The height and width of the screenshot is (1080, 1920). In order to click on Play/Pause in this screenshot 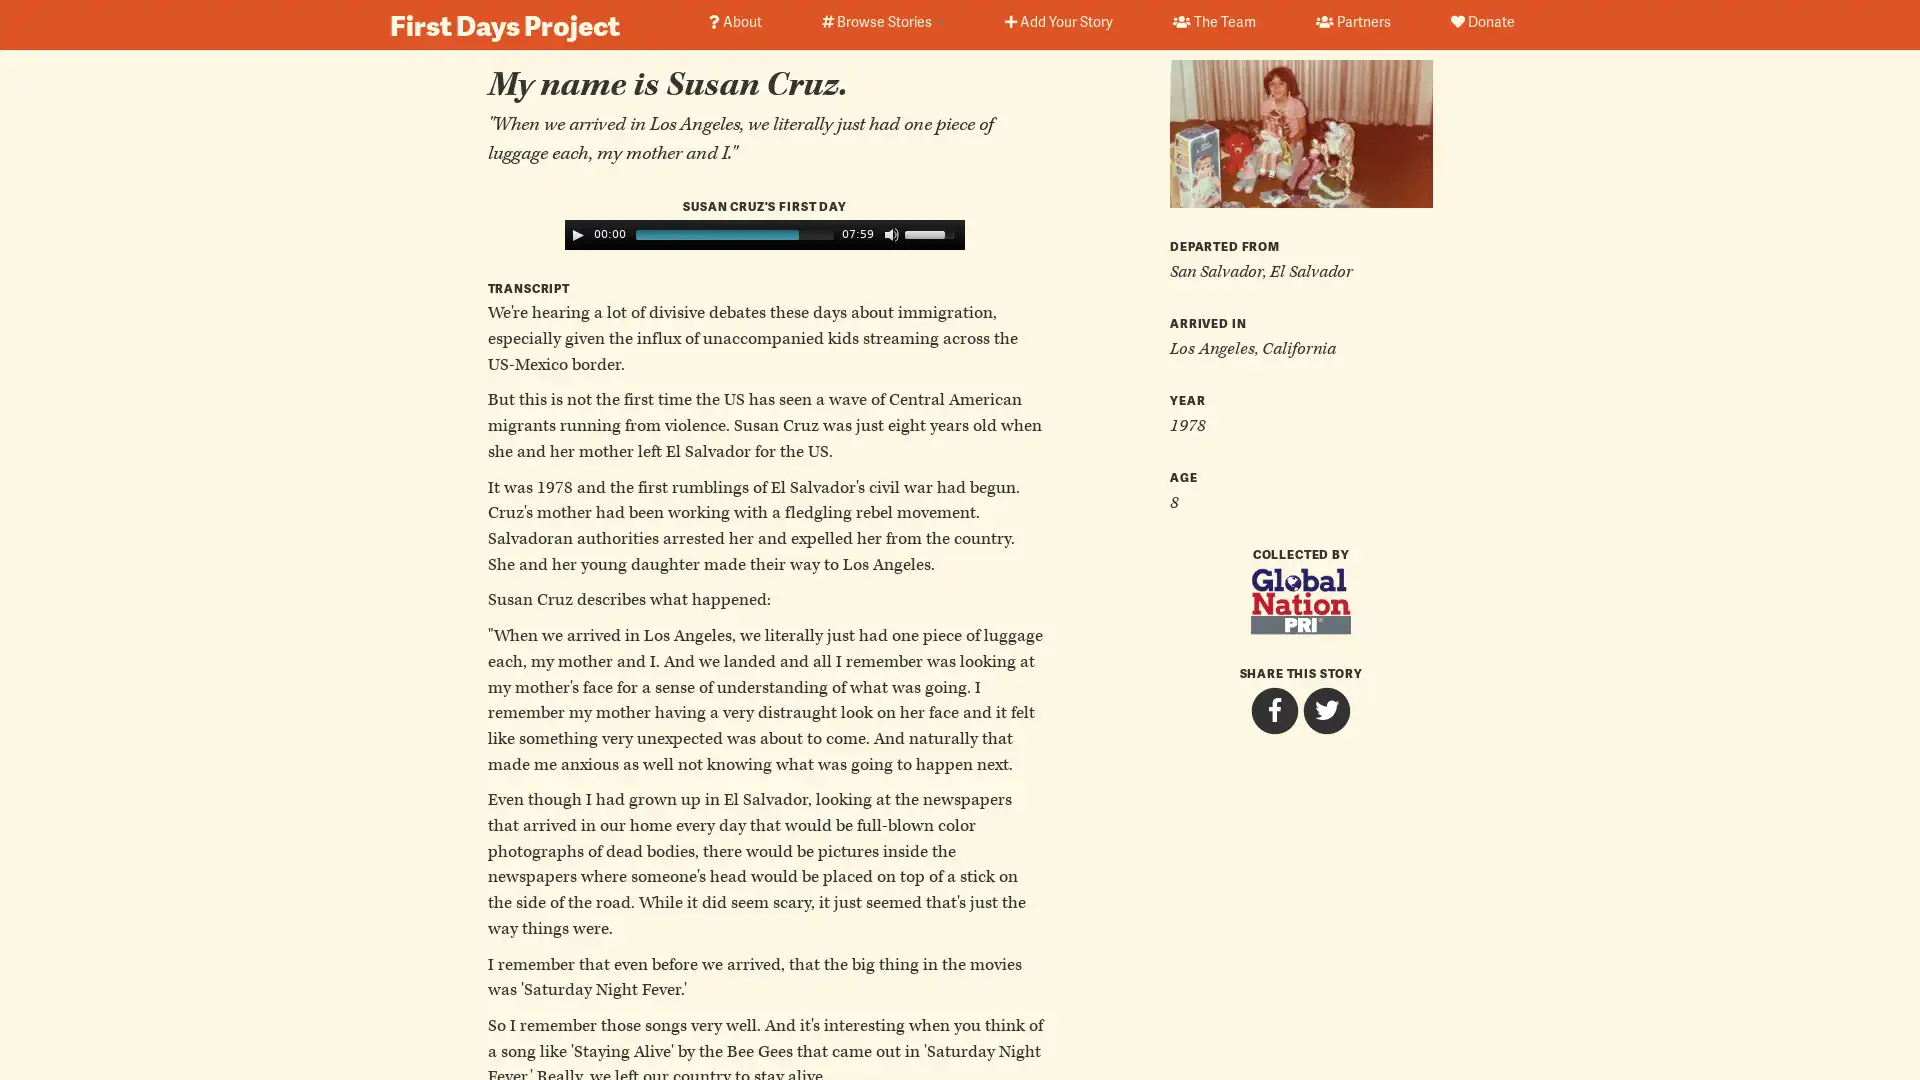, I will do `click(576, 233)`.